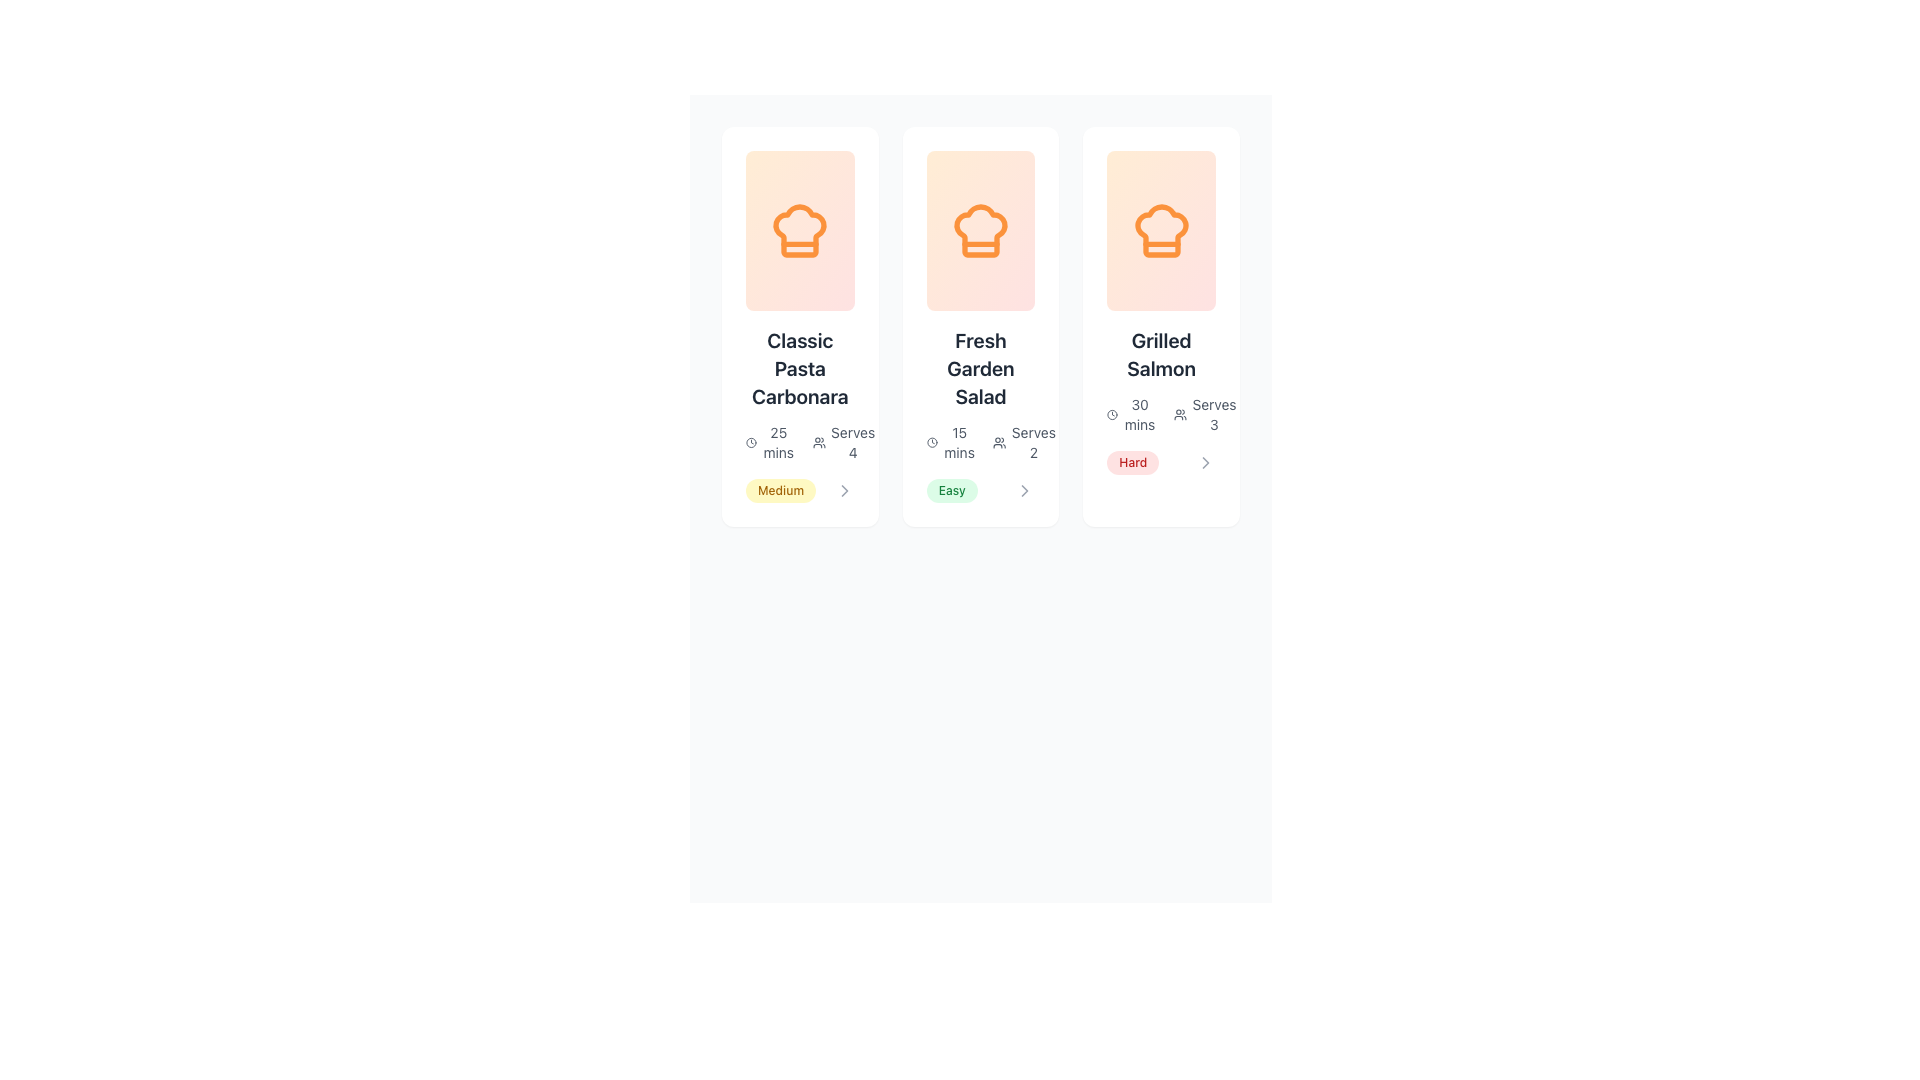 The width and height of the screenshot is (1920, 1080). What do you see at coordinates (1161, 353) in the screenshot?
I see `the Text label that identifies the recipe 'Grilled Salmon', located in the upper-mid section of the third card below an orange chef's hat icon` at bounding box center [1161, 353].